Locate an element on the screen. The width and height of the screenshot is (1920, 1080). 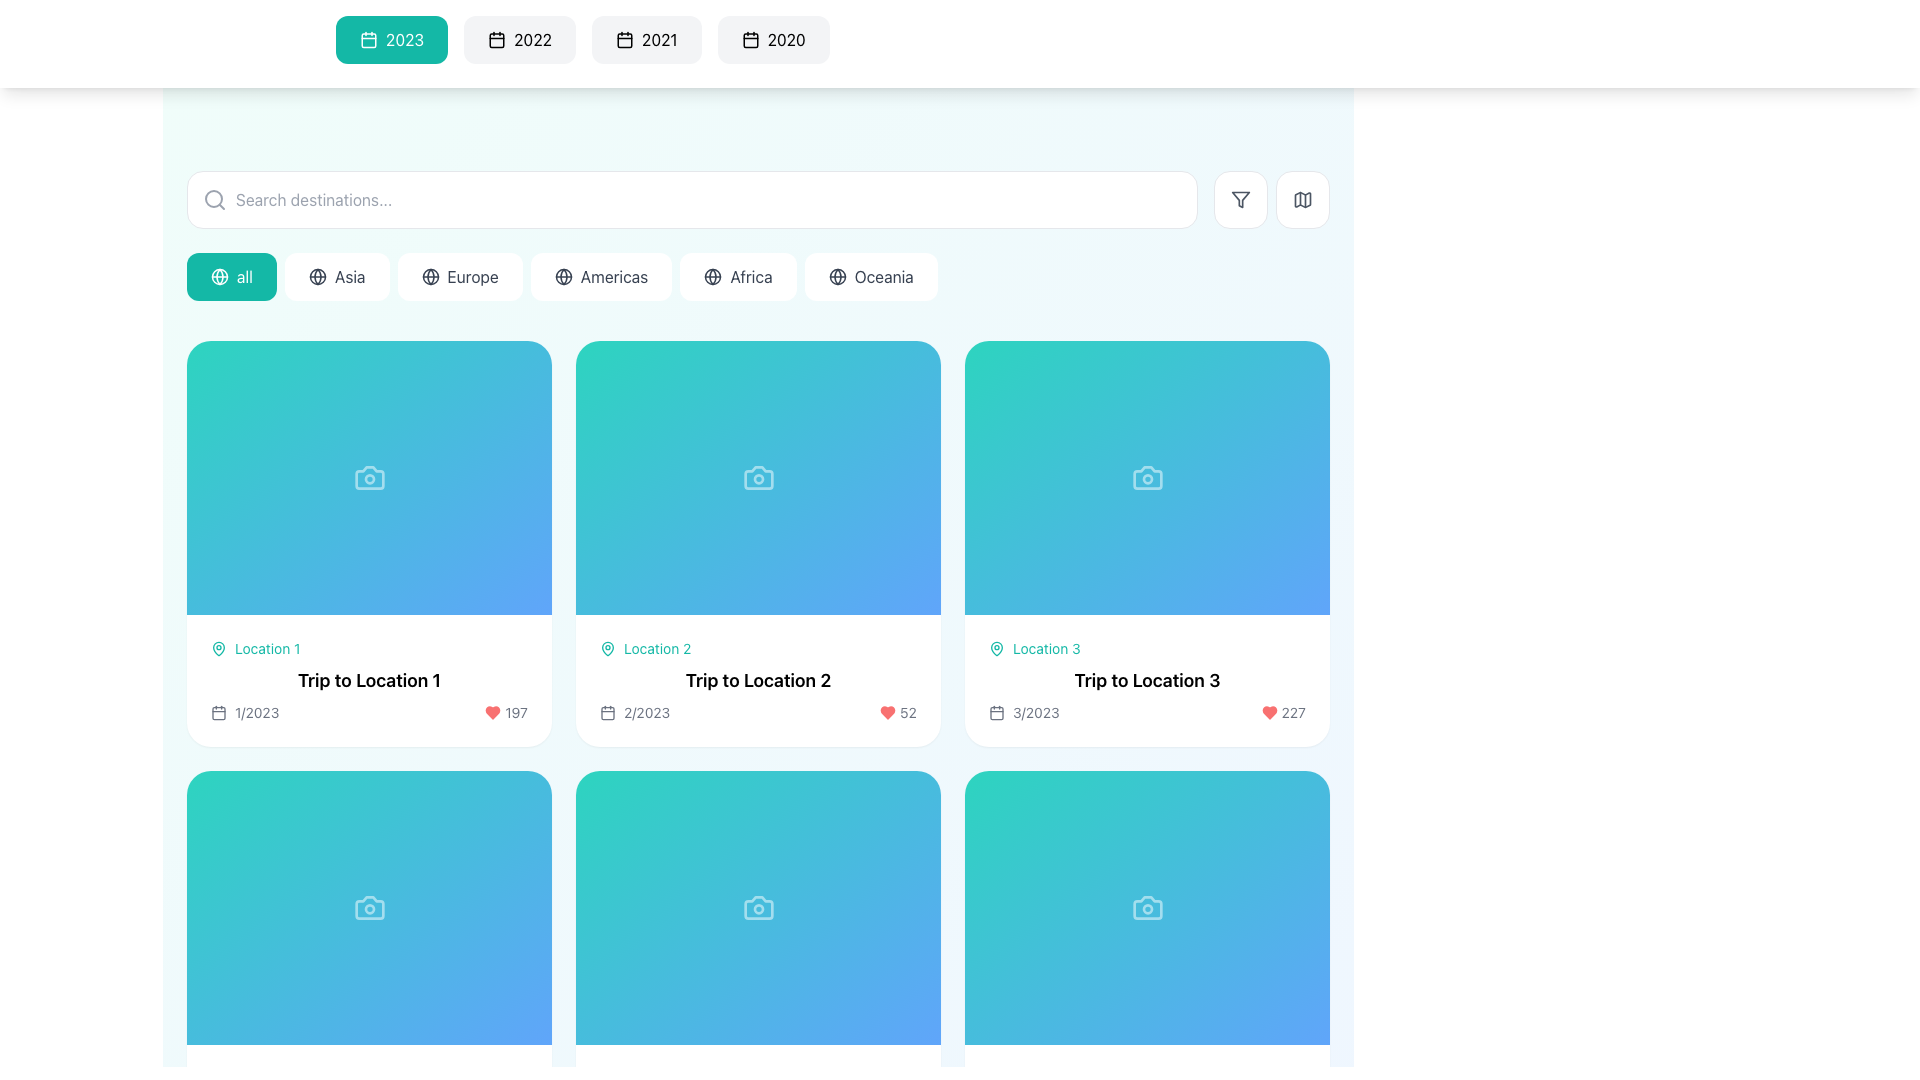
the share button located in the upper-right section of the card labeled 'Trip to Location 2' is located at coordinates (906, 374).